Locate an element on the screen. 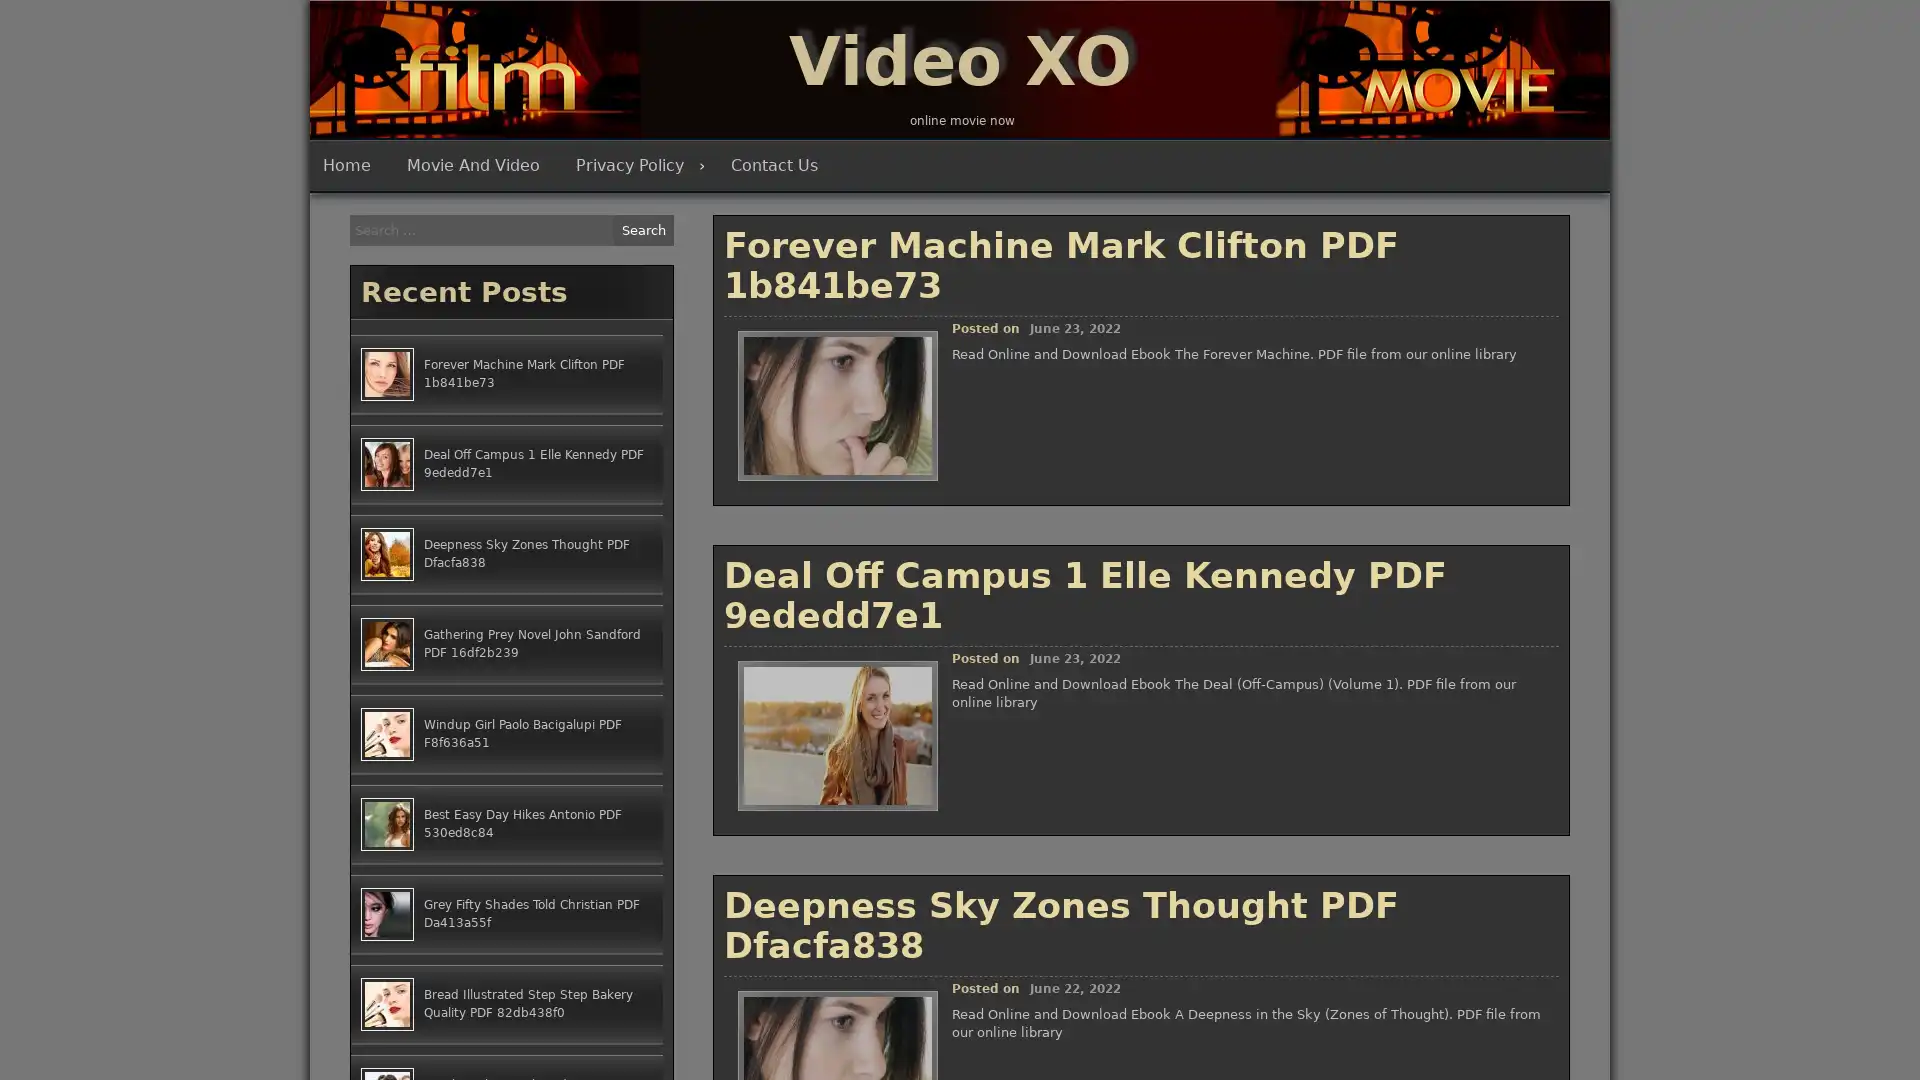 This screenshot has width=1920, height=1080. Search is located at coordinates (643, 229).